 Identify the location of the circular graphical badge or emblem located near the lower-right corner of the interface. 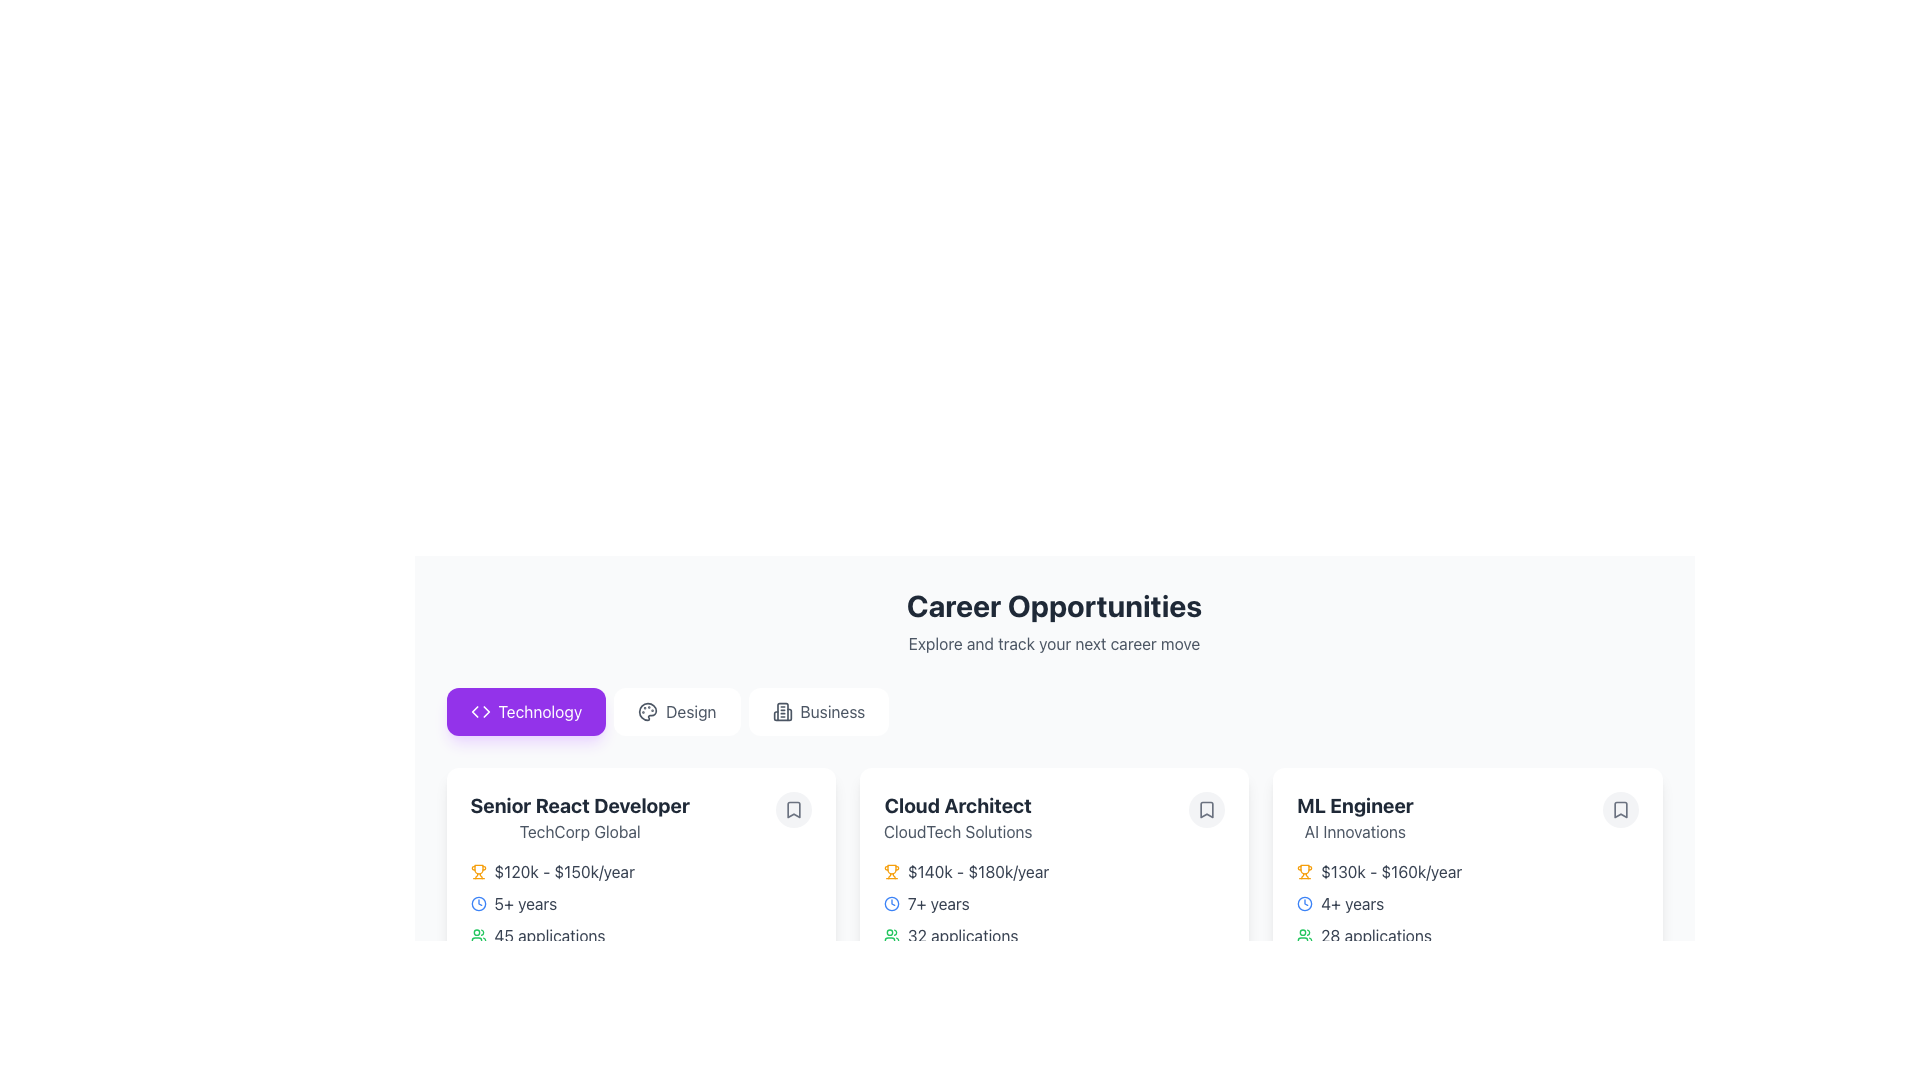
(1305, 1018).